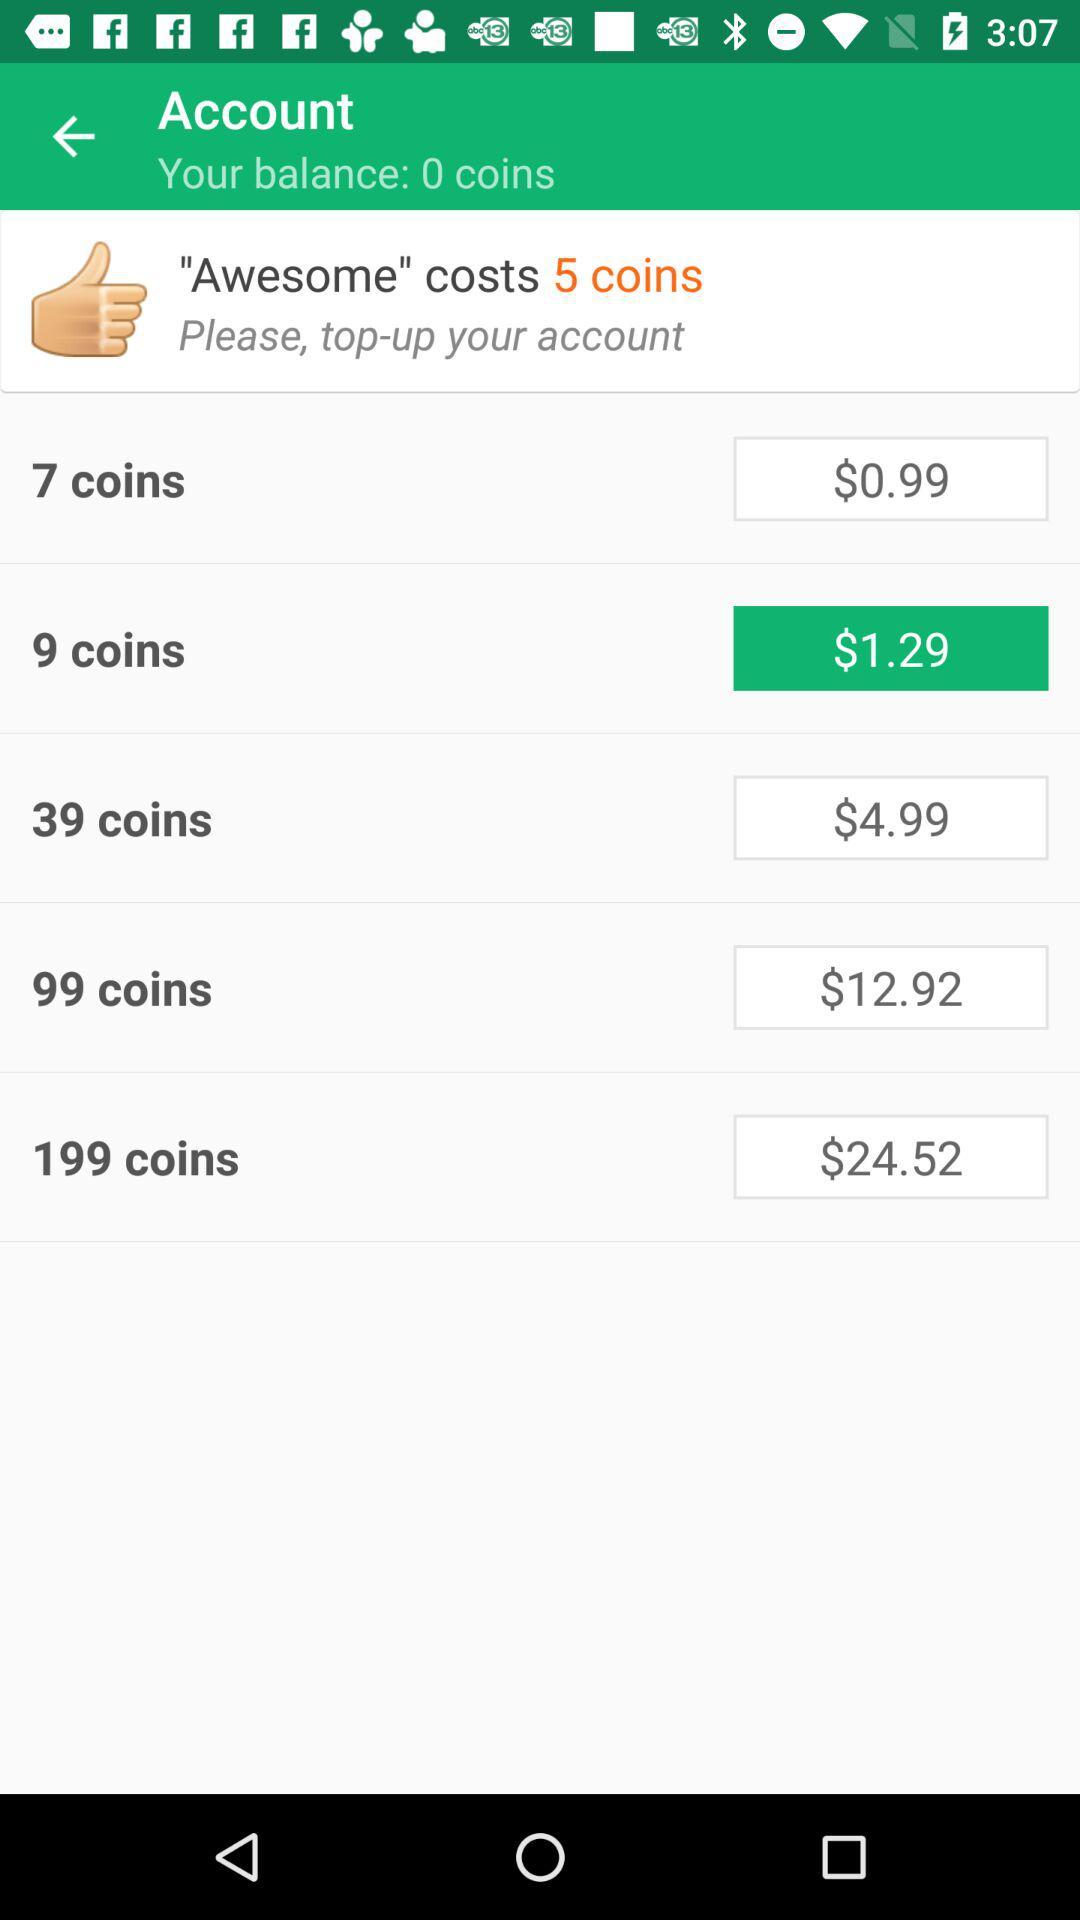 This screenshot has width=1080, height=1920. What do you see at coordinates (446, 349) in the screenshot?
I see `the icon below the awesome costs 5` at bounding box center [446, 349].